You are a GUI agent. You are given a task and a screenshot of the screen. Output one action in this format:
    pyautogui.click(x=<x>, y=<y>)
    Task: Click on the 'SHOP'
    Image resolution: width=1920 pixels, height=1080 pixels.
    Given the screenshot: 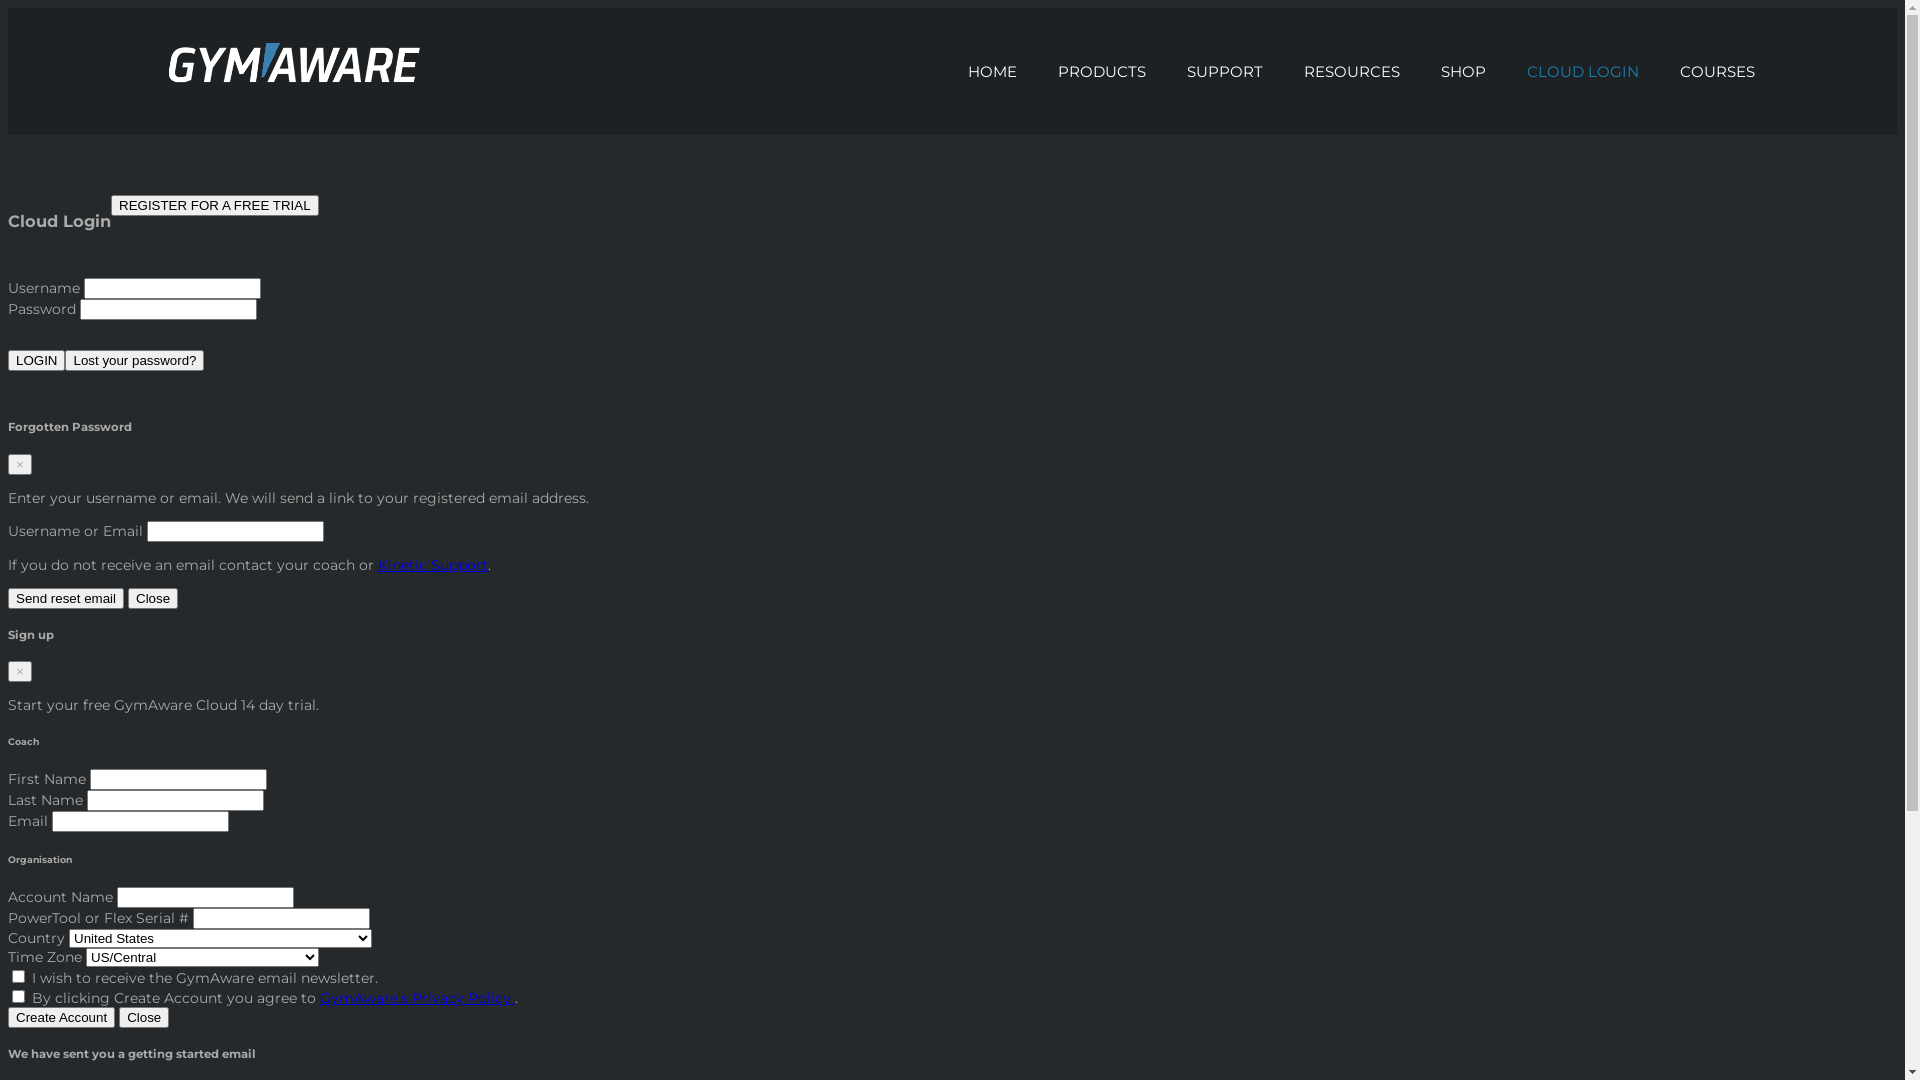 What is the action you would take?
    pyautogui.click(x=1464, y=70)
    